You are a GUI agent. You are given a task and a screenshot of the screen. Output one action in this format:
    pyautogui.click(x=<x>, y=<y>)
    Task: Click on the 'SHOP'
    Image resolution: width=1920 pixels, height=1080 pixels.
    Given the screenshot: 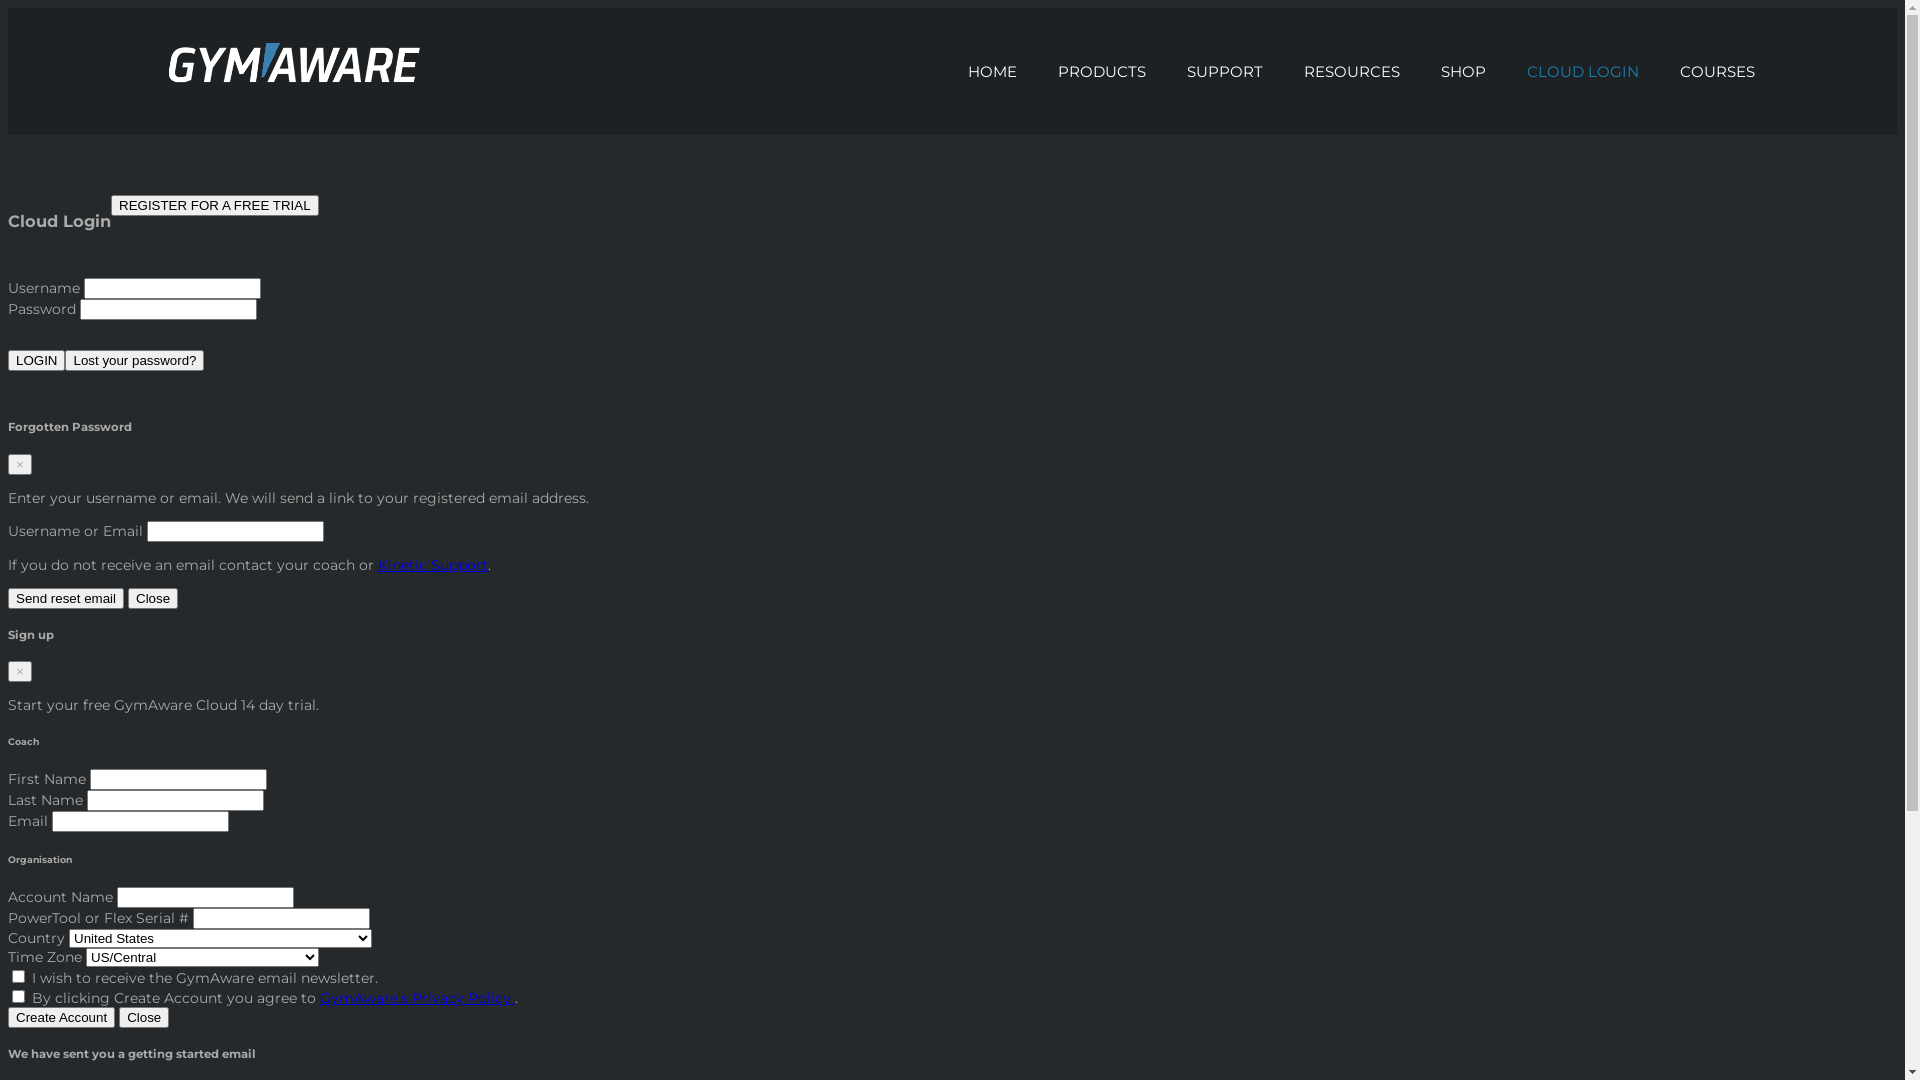 What is the action you would take?
    pyautogui.click(x=1464, y=70)
    